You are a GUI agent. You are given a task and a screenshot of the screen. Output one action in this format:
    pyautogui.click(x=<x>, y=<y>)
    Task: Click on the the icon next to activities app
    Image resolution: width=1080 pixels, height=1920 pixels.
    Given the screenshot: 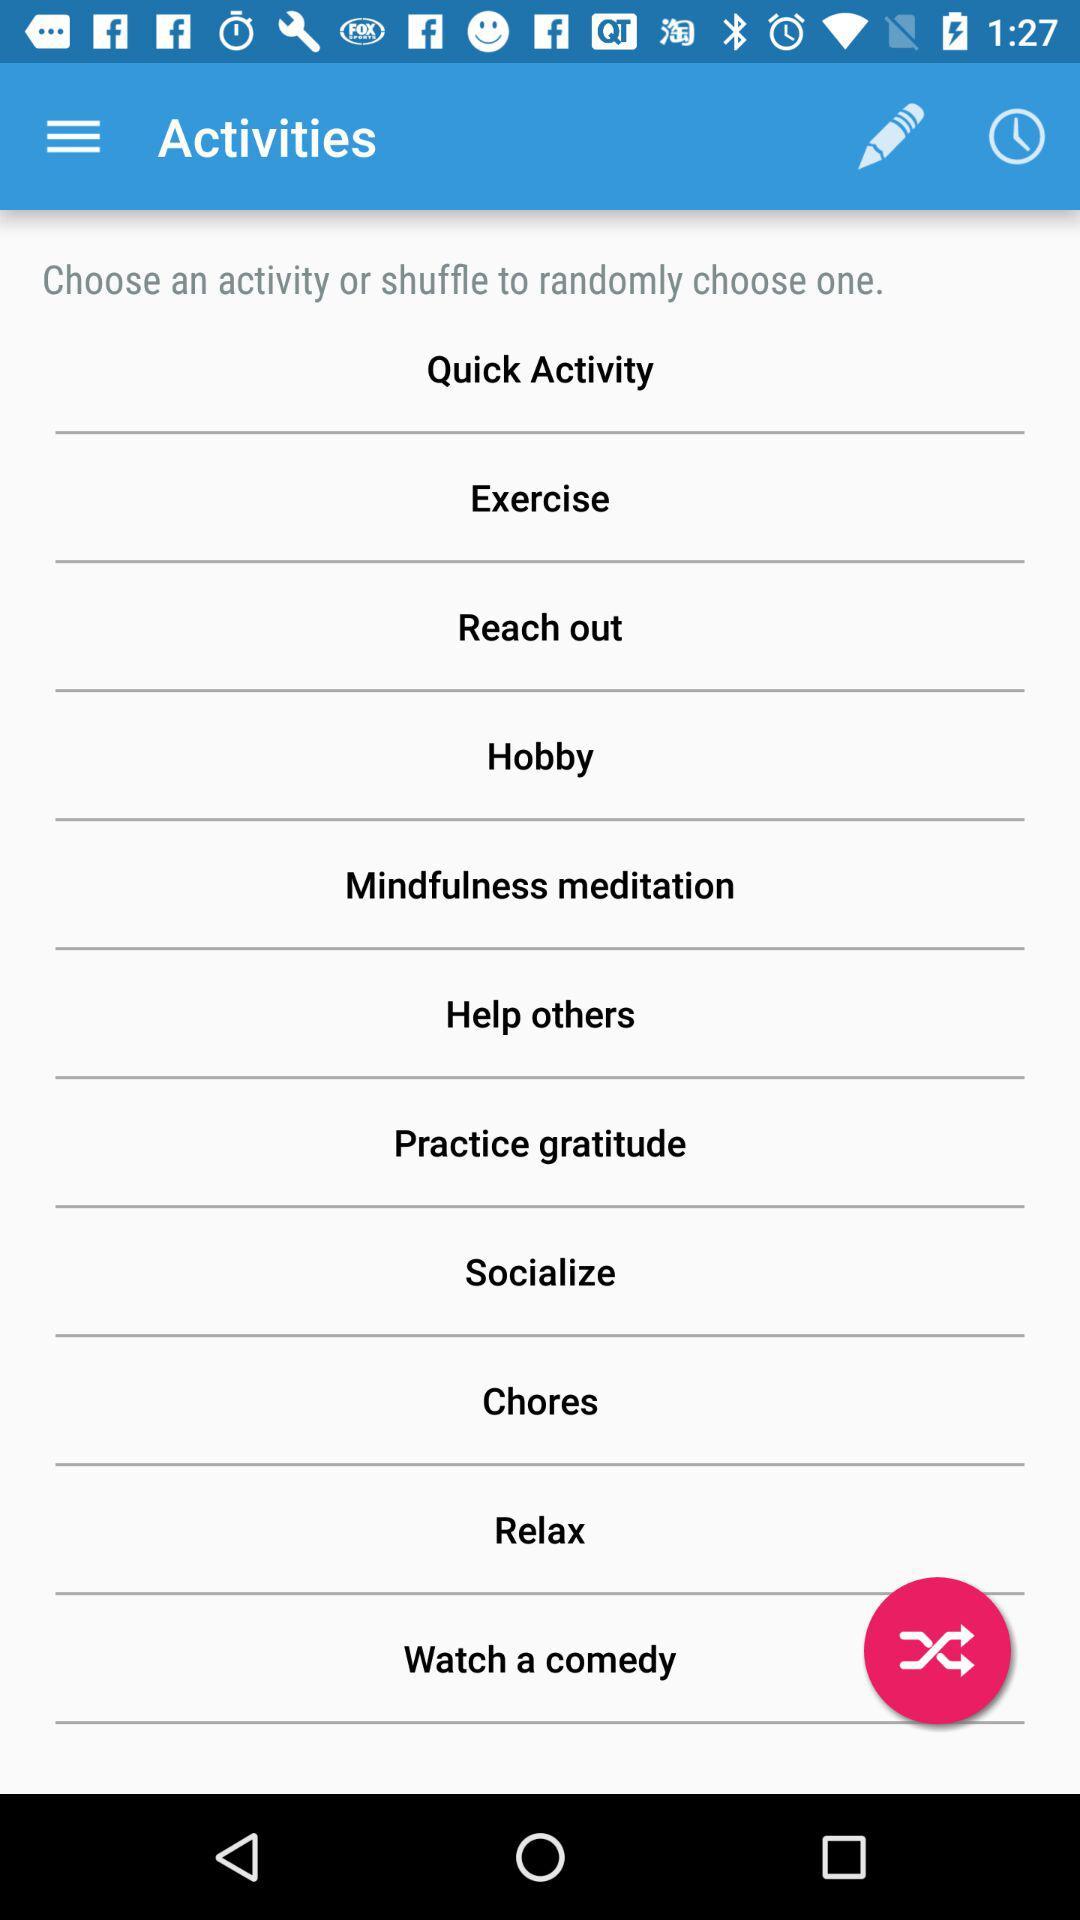 What is the action you would take?
    pyautogui.click(x=72, y=135)
    